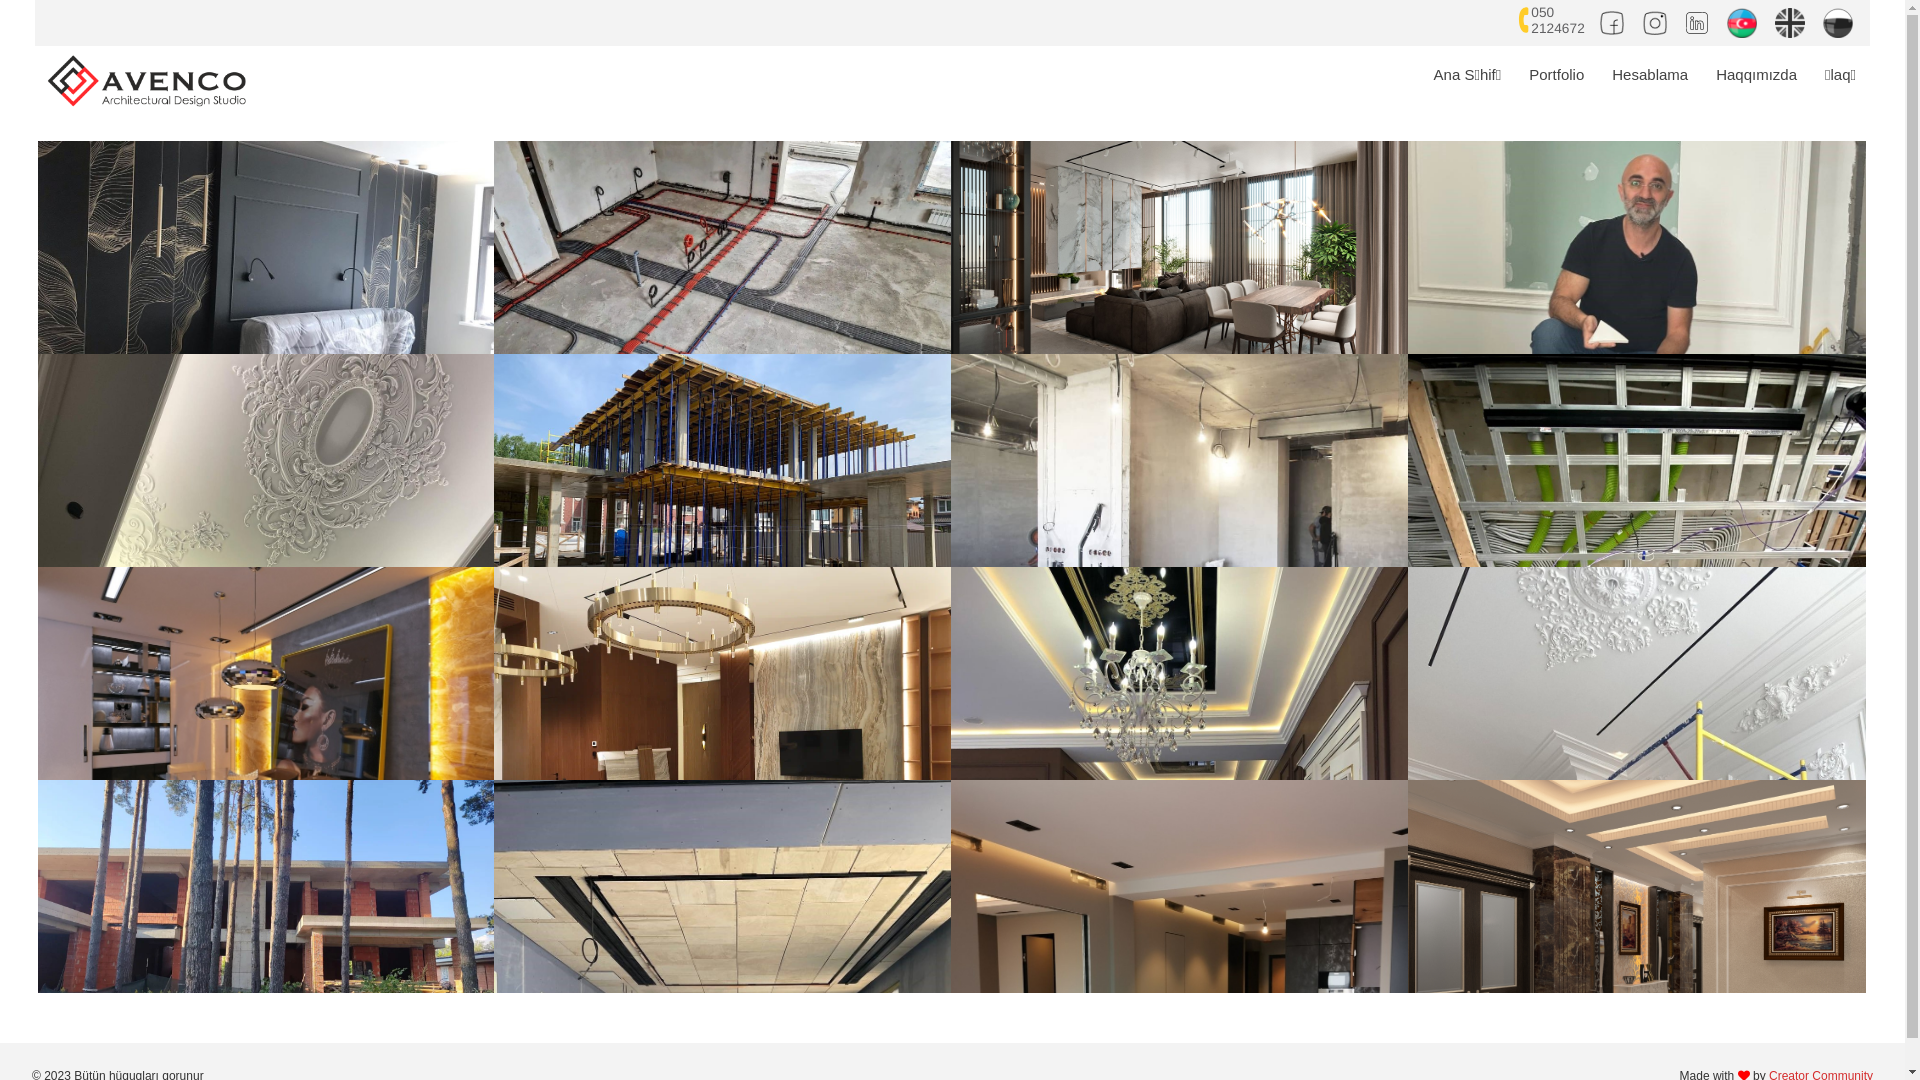 Image resolution: width=1920 pixels, height=1080 pixels. I want to click on 'Lang-English', so click(1793, 19).